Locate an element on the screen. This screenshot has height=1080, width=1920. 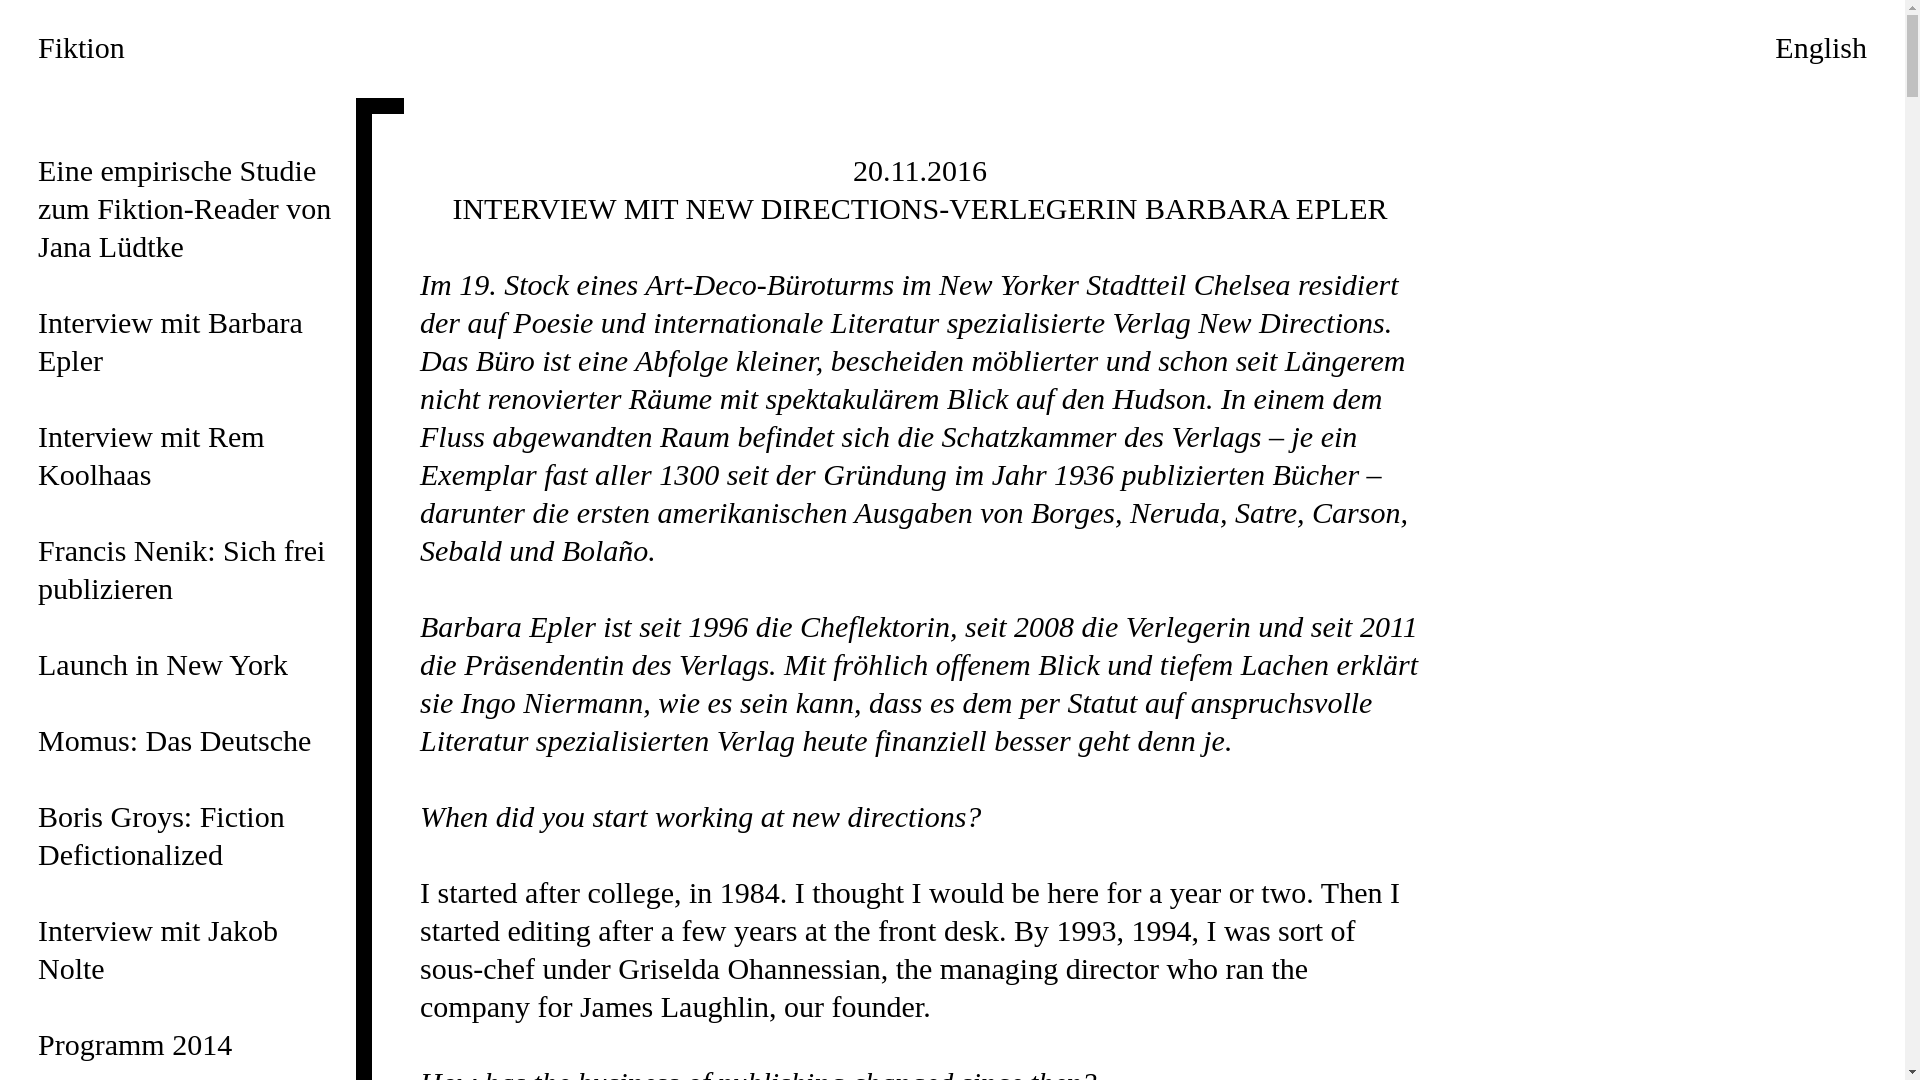
'Programm 2014' is located at coordinates (133, 1043).